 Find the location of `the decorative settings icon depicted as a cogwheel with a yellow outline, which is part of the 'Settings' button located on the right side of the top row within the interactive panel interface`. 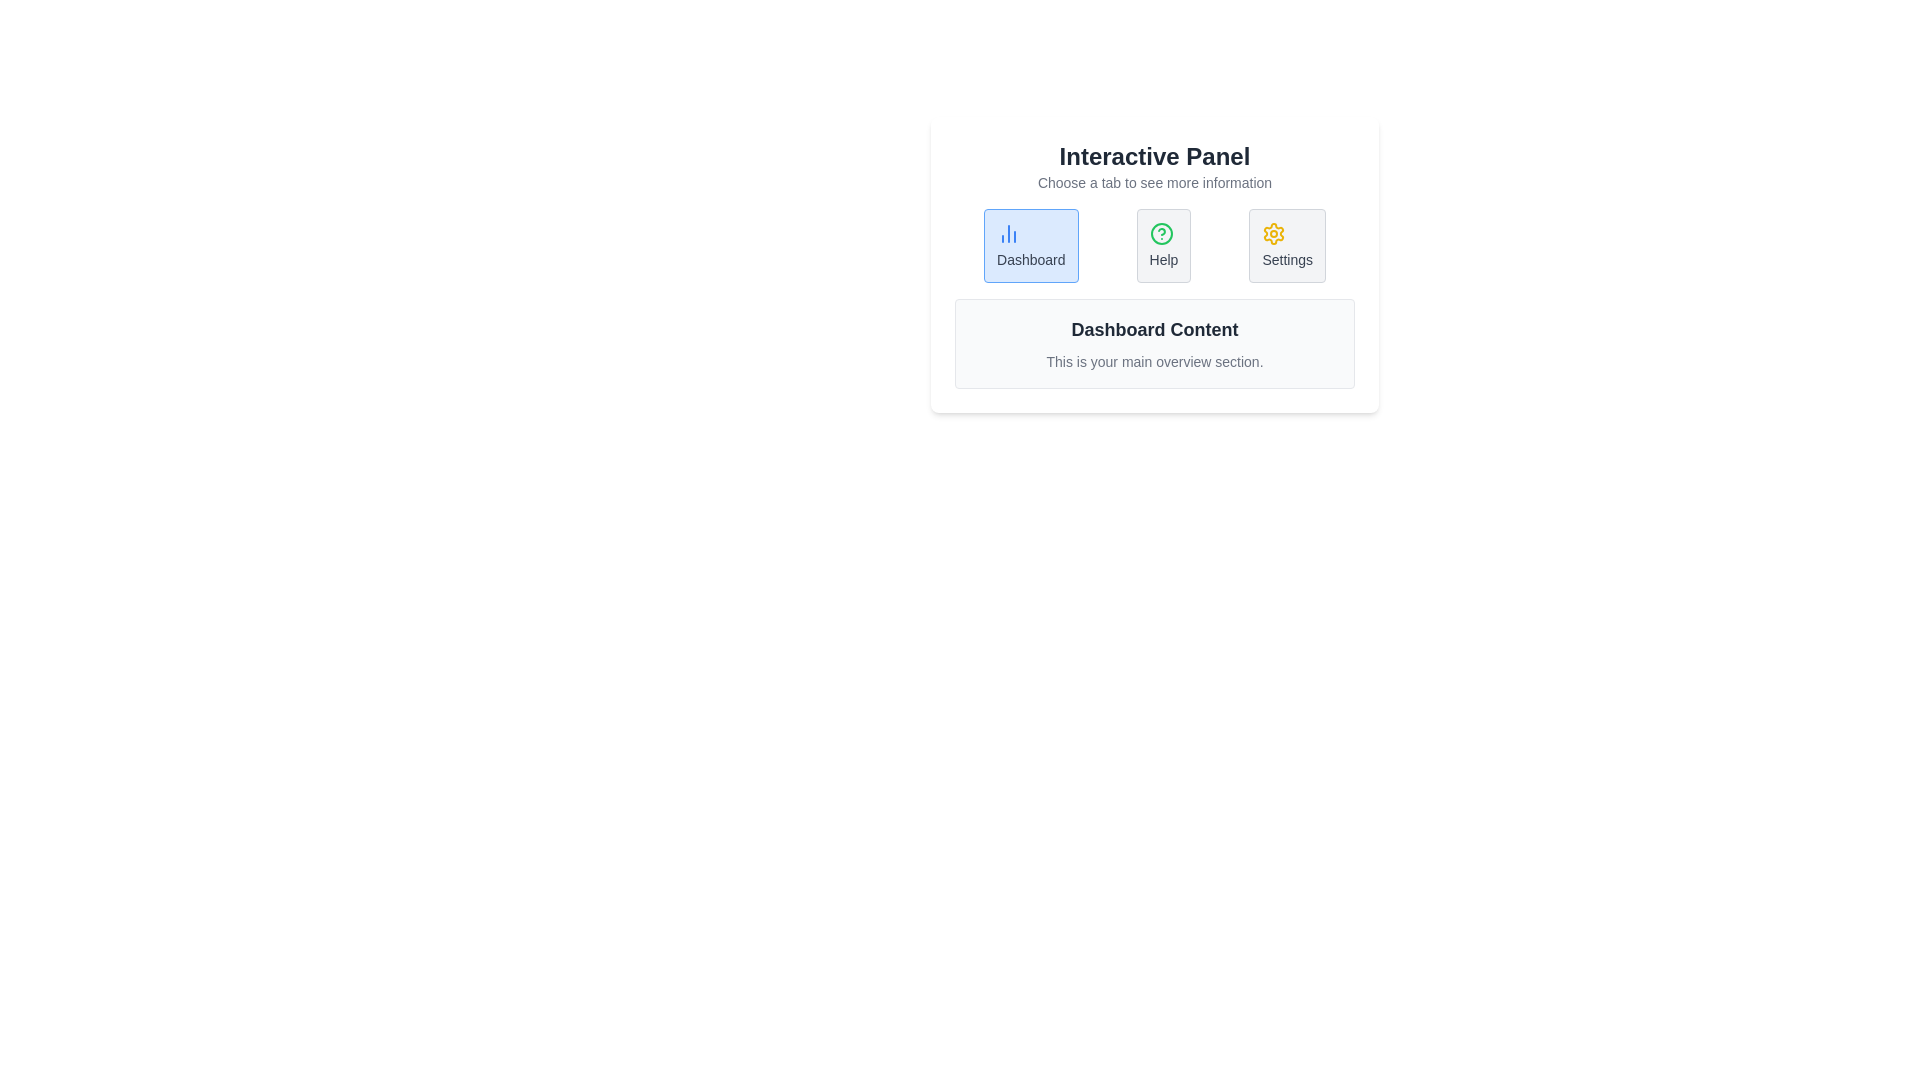

the decorative settings icon depicted as a cogwheel with a yellow outline, which is part of the 'Settings' button located on the right side of the top row within the interactive panel interface is located at coordinates (1273, 233).